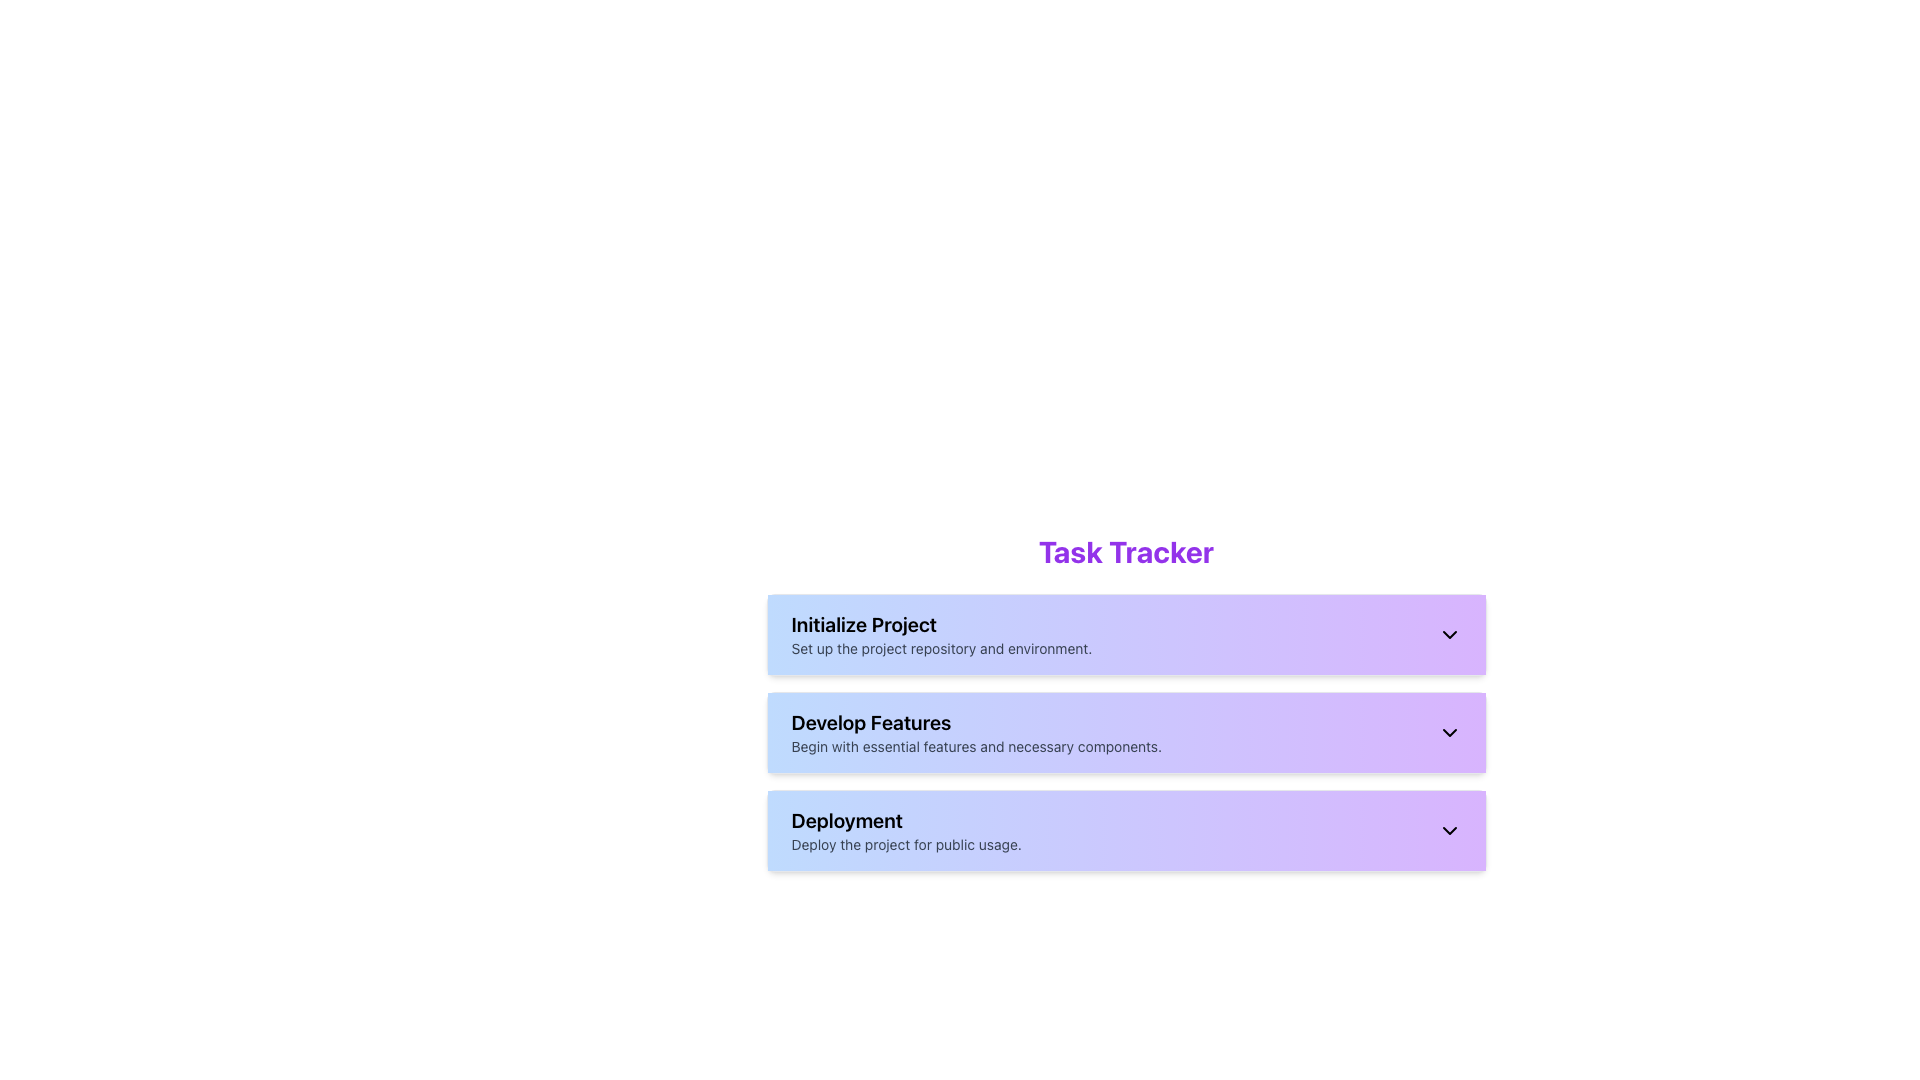 This screenshot has width=1920, height=1080. I want to click on text block element titled 'Deployment' which provides information about deploying the project for public usage. This text block is located in the third card of a vertical list of three cards, below the 'Develop Features' card, so click(905, 830).